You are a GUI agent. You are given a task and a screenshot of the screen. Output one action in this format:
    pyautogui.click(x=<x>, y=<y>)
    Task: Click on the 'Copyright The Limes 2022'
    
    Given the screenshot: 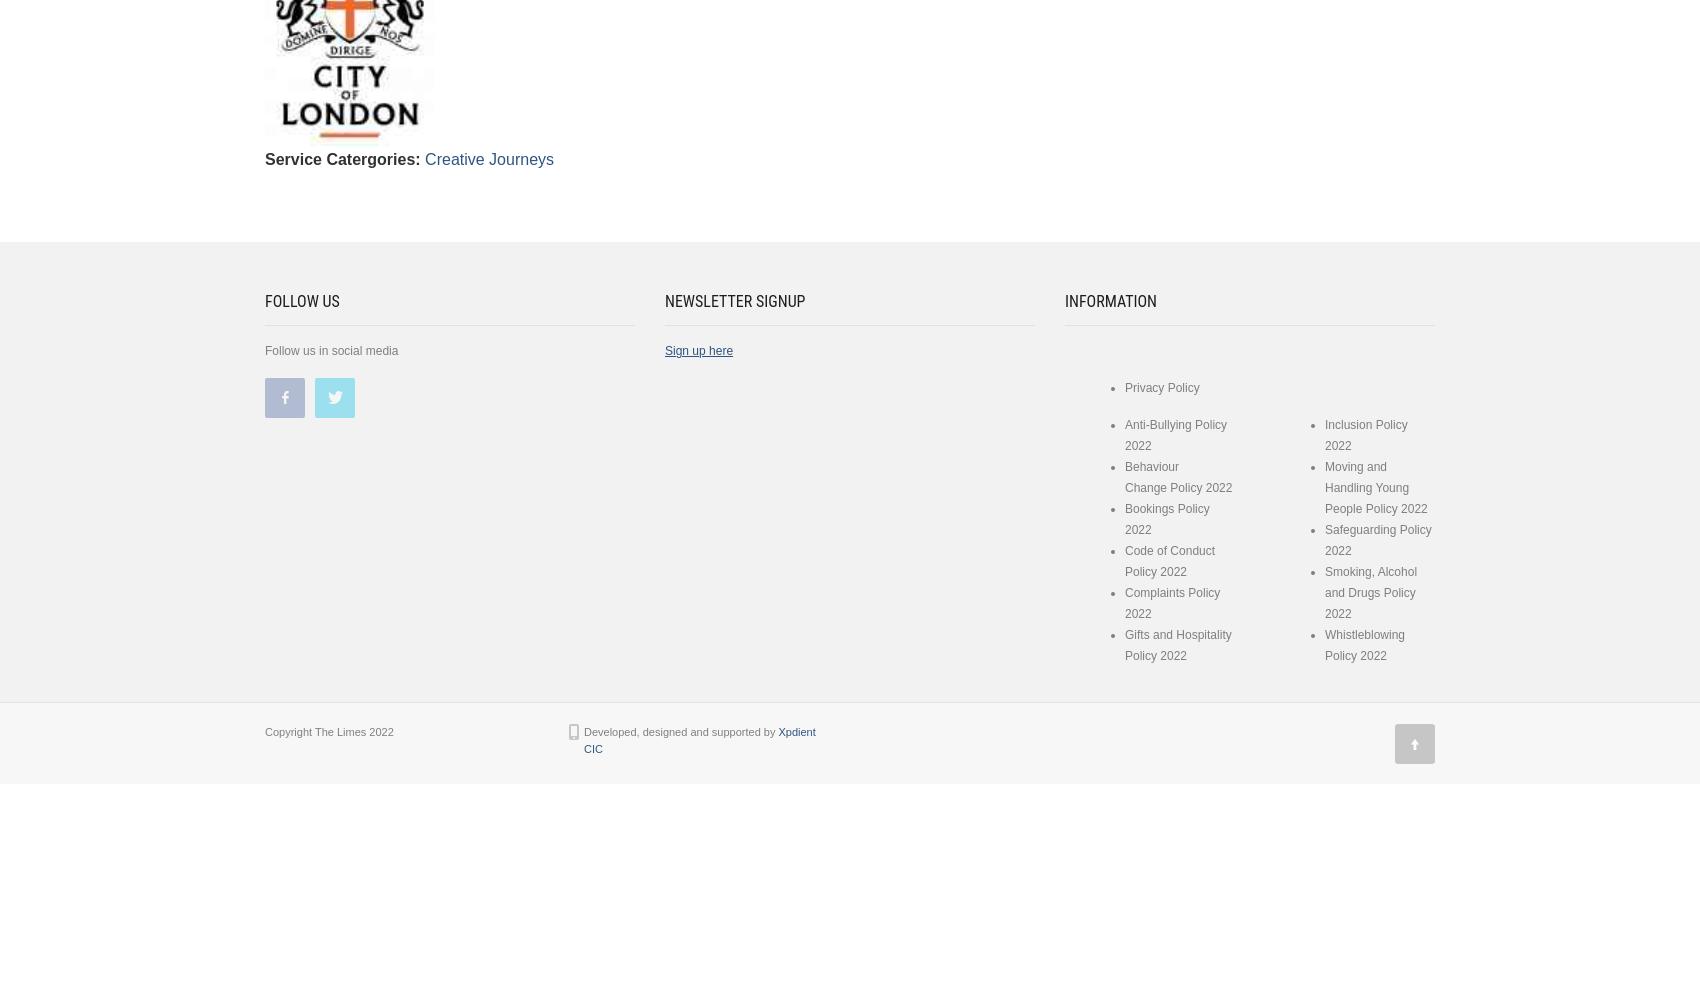 What is the action you would take?
    pyautogui.click(x=327, y=731)
    